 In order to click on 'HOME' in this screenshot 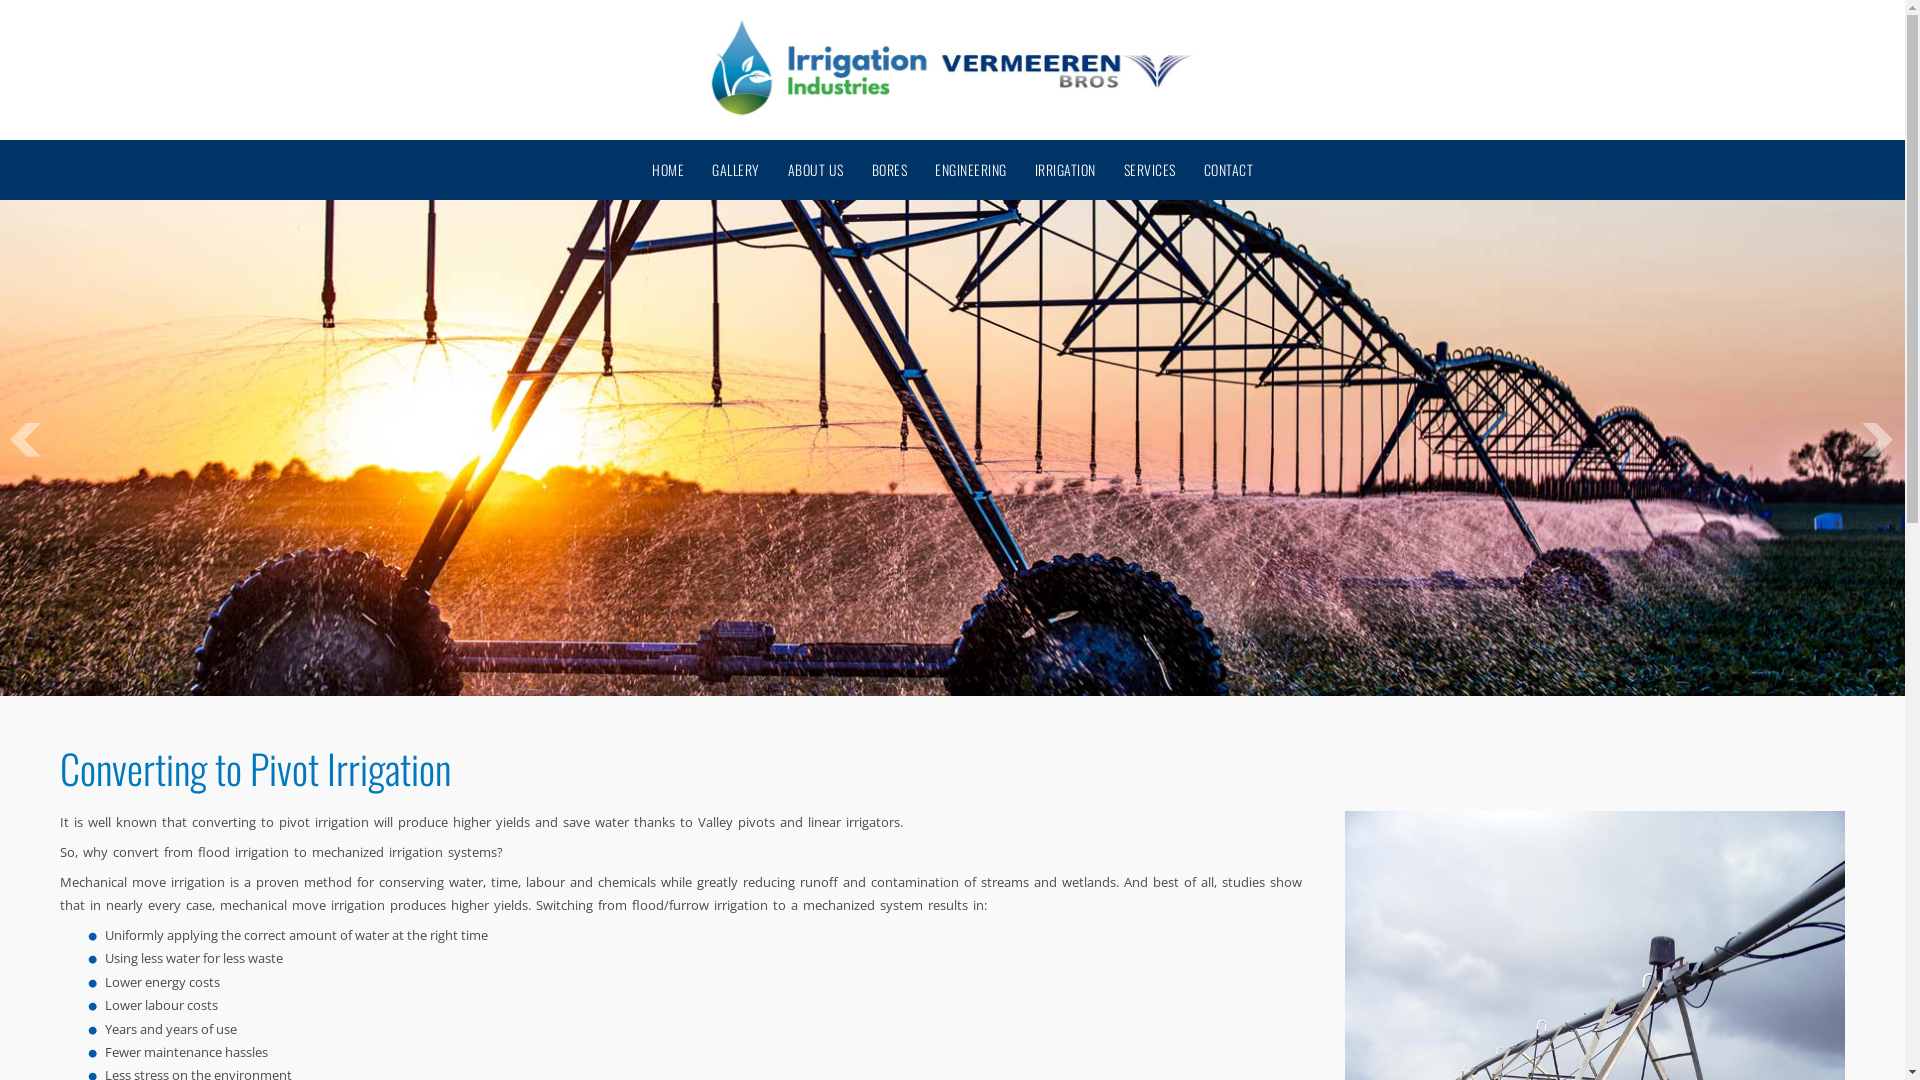, I will do `click(667, 168)`.